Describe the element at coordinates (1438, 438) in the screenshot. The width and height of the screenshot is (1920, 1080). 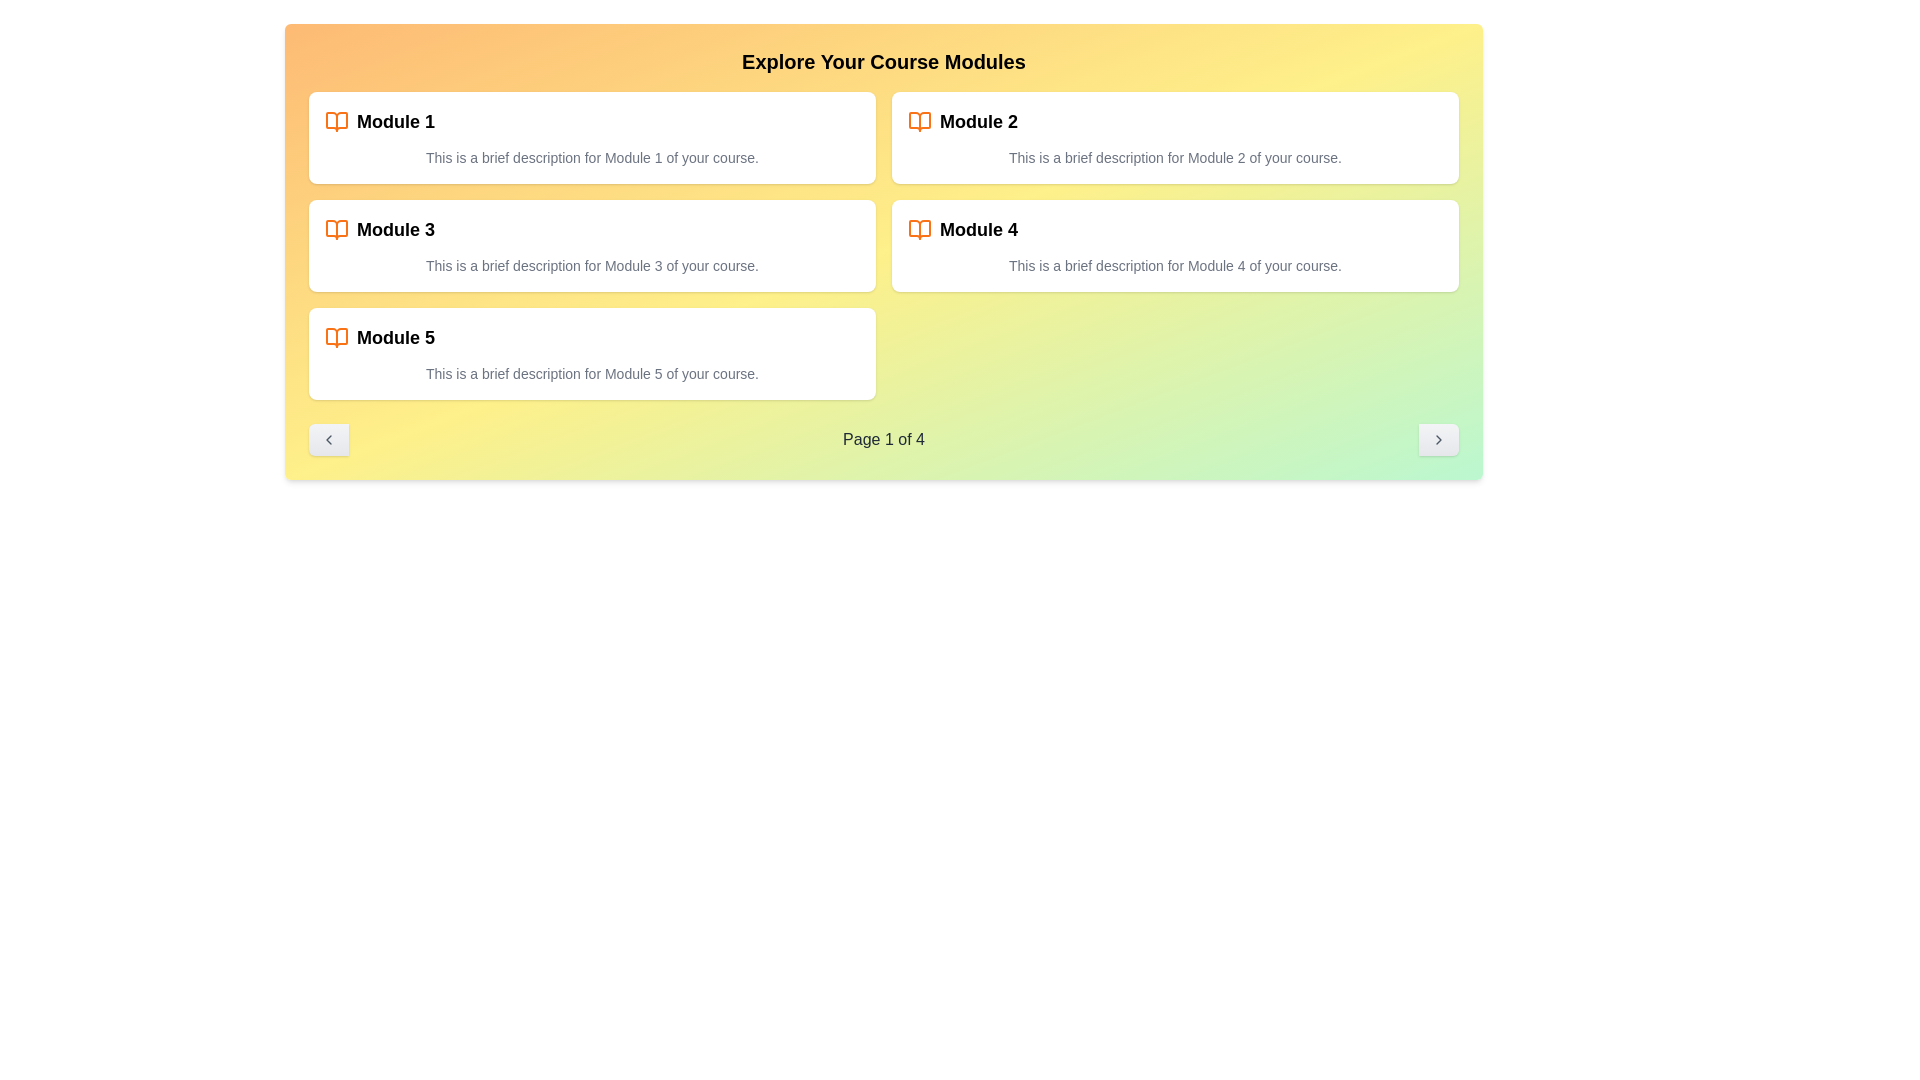
I see `the 'Next' button icon located at the bottom-right corner of the pagination interface` at that location.